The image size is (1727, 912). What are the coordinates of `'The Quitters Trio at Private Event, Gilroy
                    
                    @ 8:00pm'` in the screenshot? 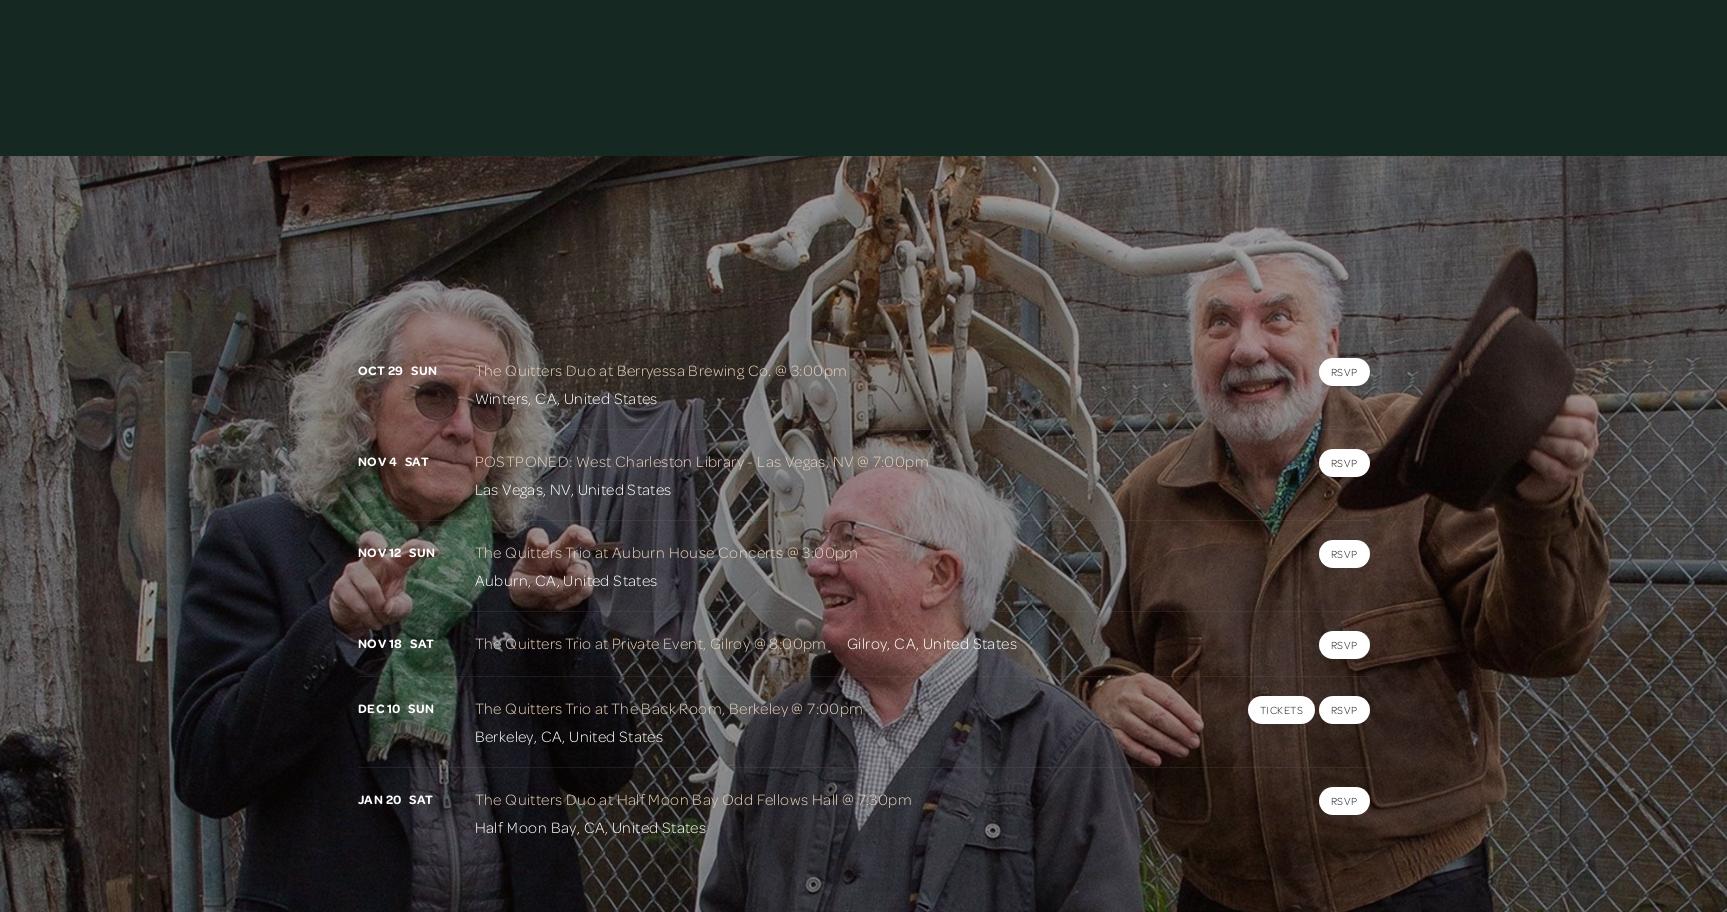 It's located at (650, 642).